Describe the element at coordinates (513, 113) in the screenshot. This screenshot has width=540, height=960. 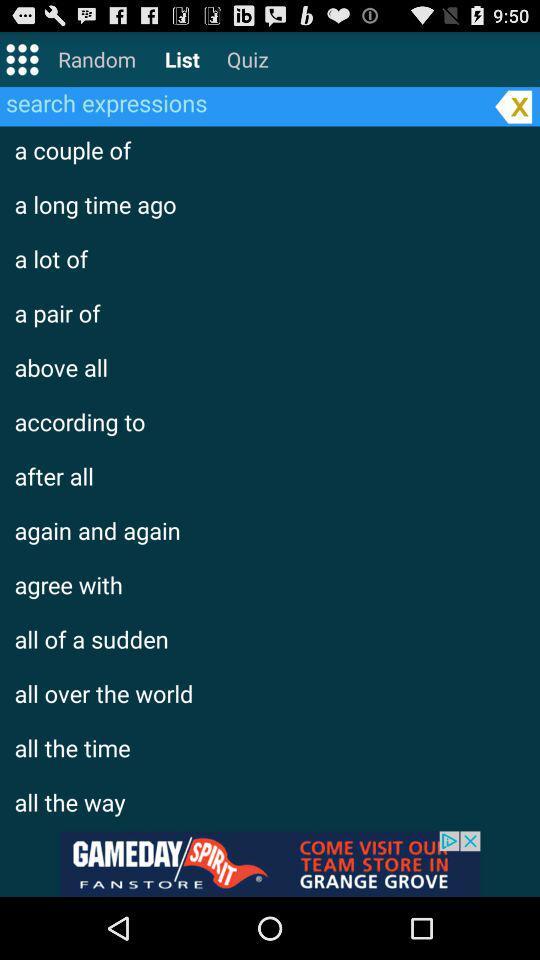
I see `the close icon` at that location.